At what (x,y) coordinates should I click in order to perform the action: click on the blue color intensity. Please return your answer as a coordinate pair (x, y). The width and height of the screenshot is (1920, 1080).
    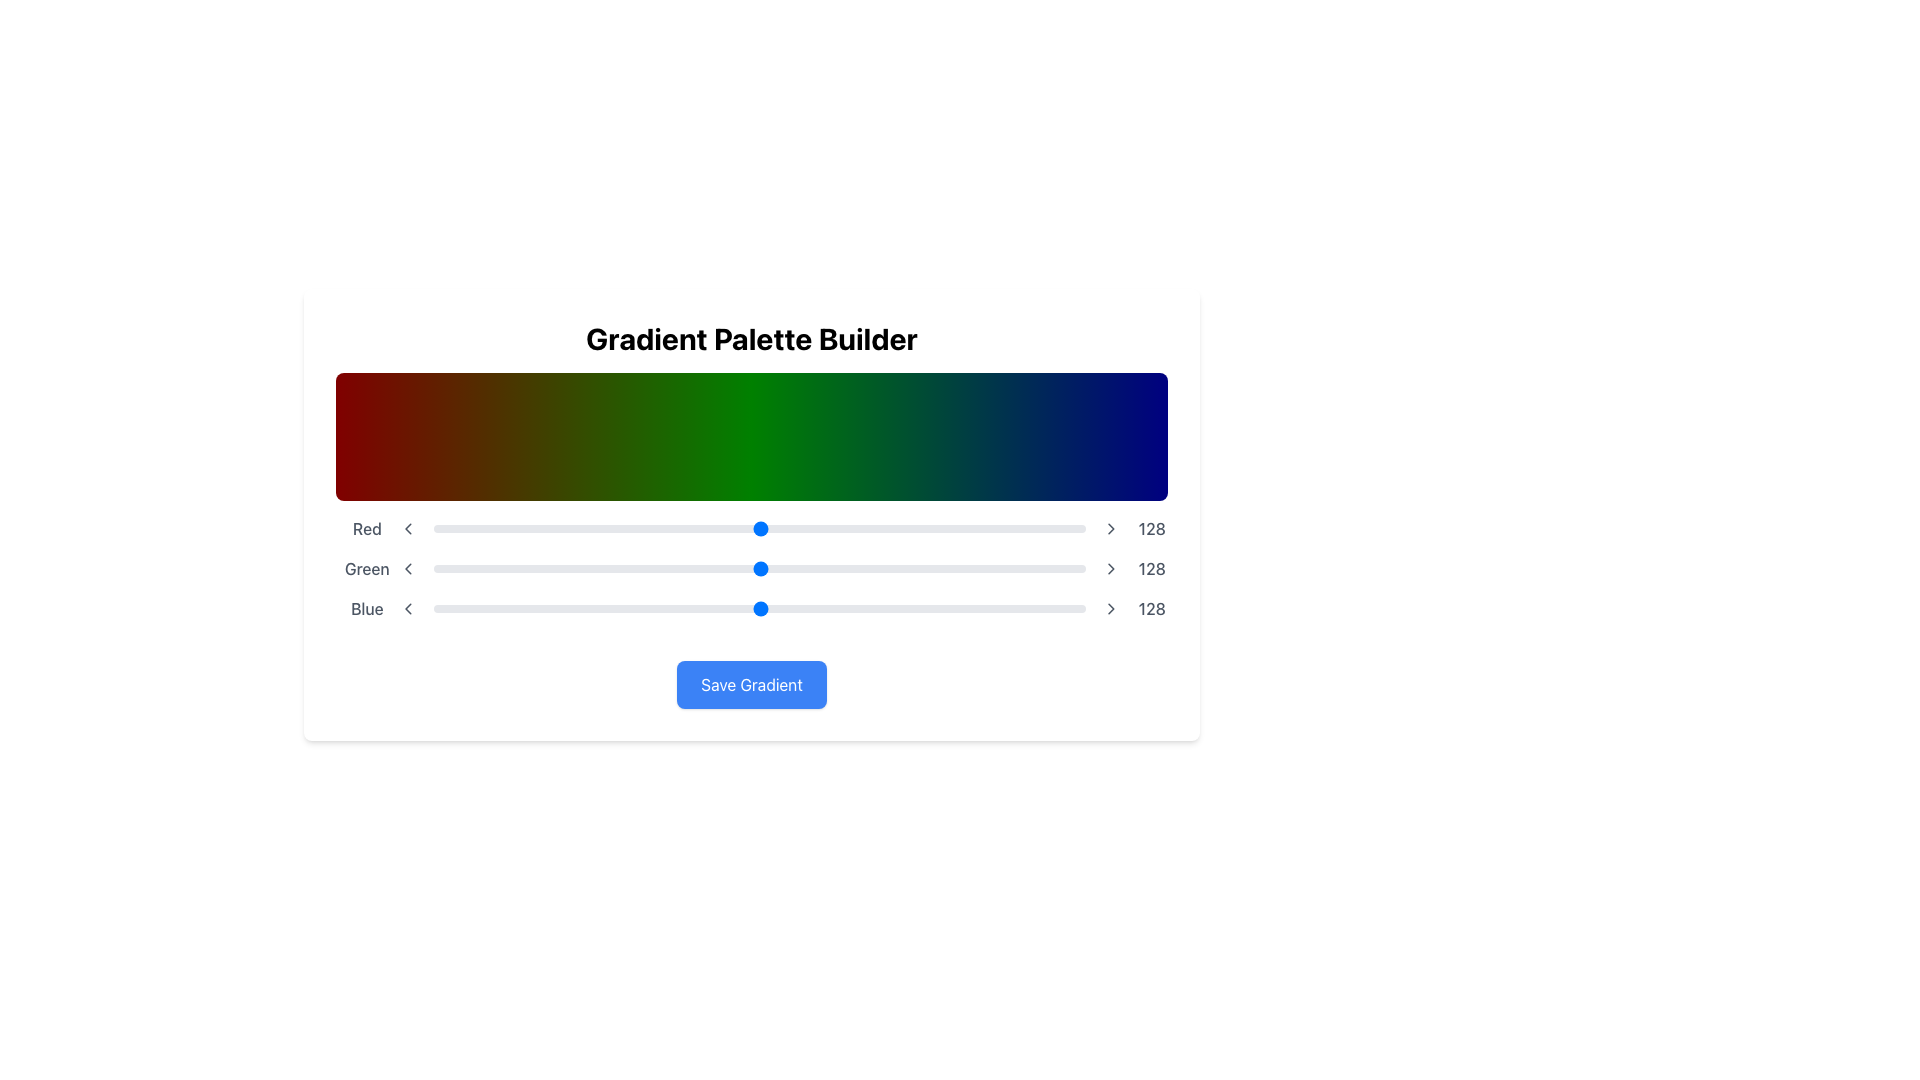
    Looking at the image, I should click on (614, 604).